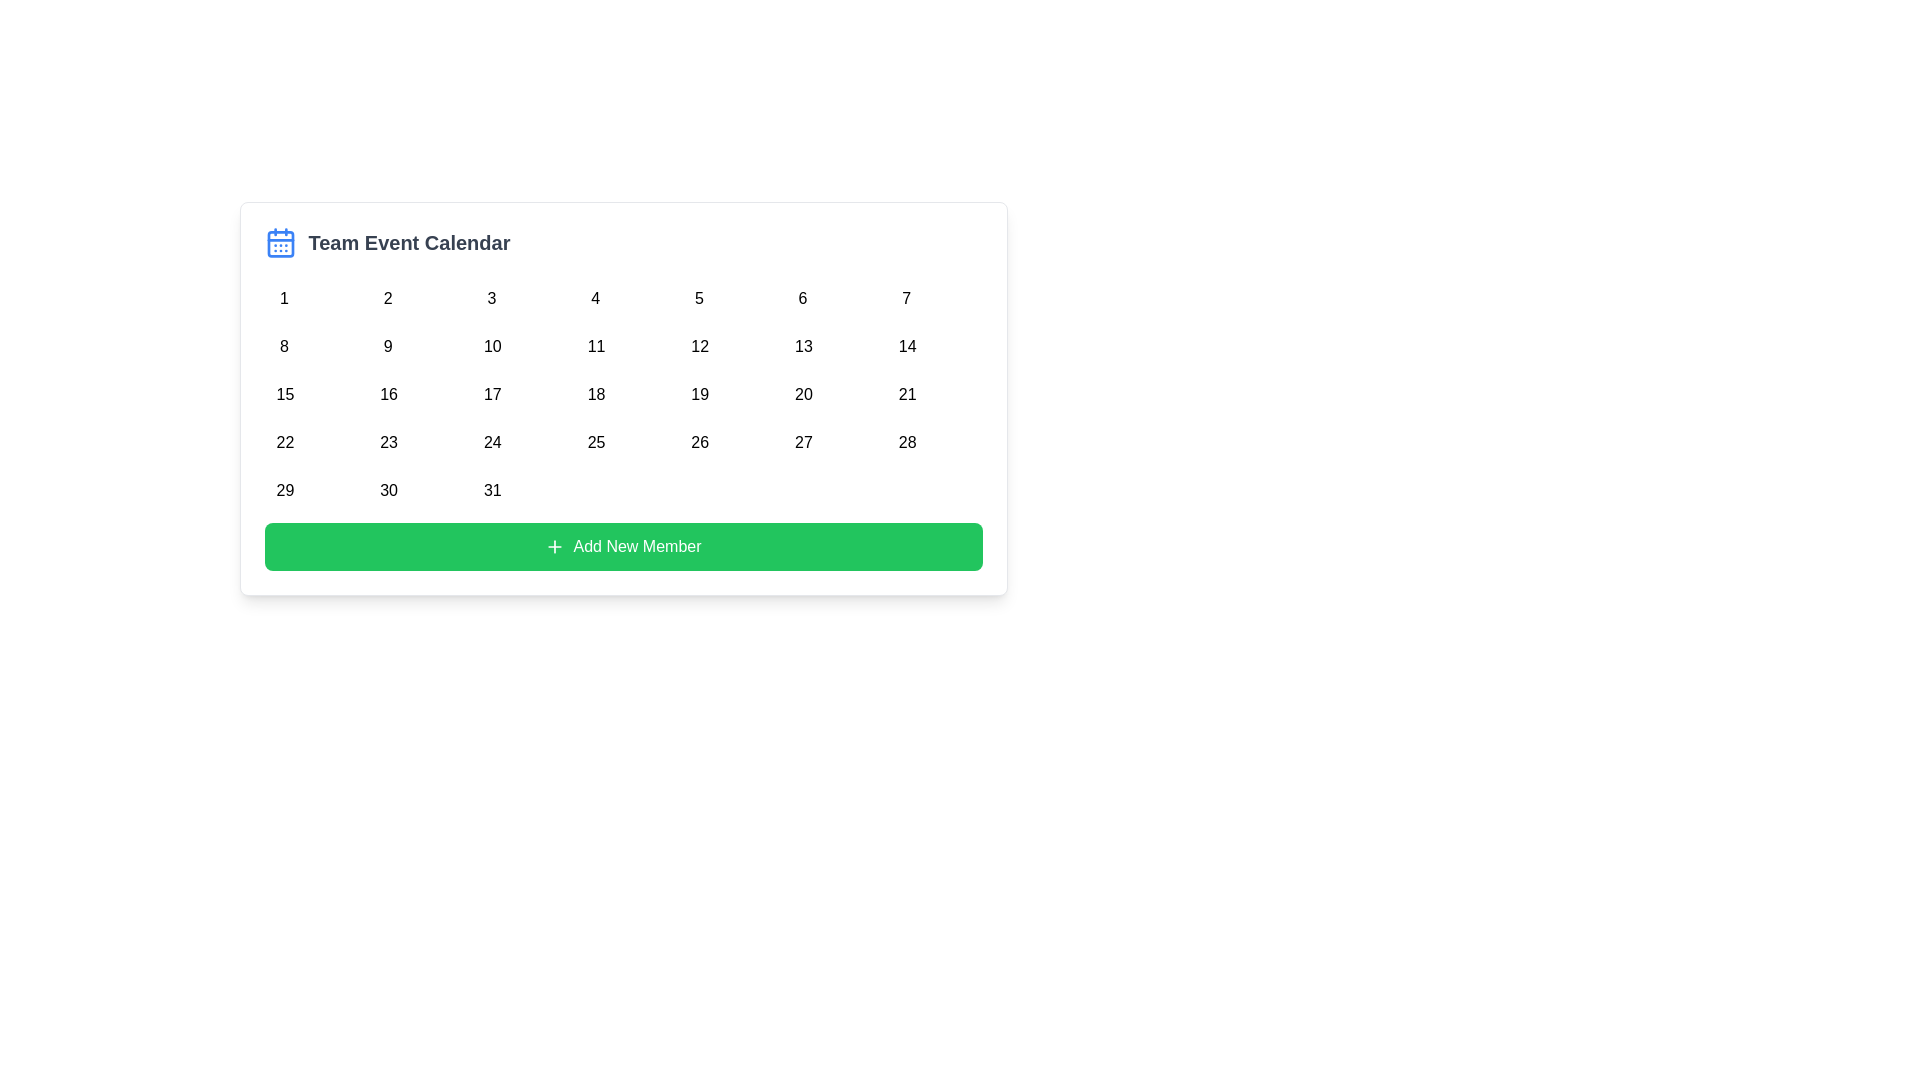  Describe the element at coordinates (699, 438) in the screenshot. I see `the button representing day '26'` at that location.